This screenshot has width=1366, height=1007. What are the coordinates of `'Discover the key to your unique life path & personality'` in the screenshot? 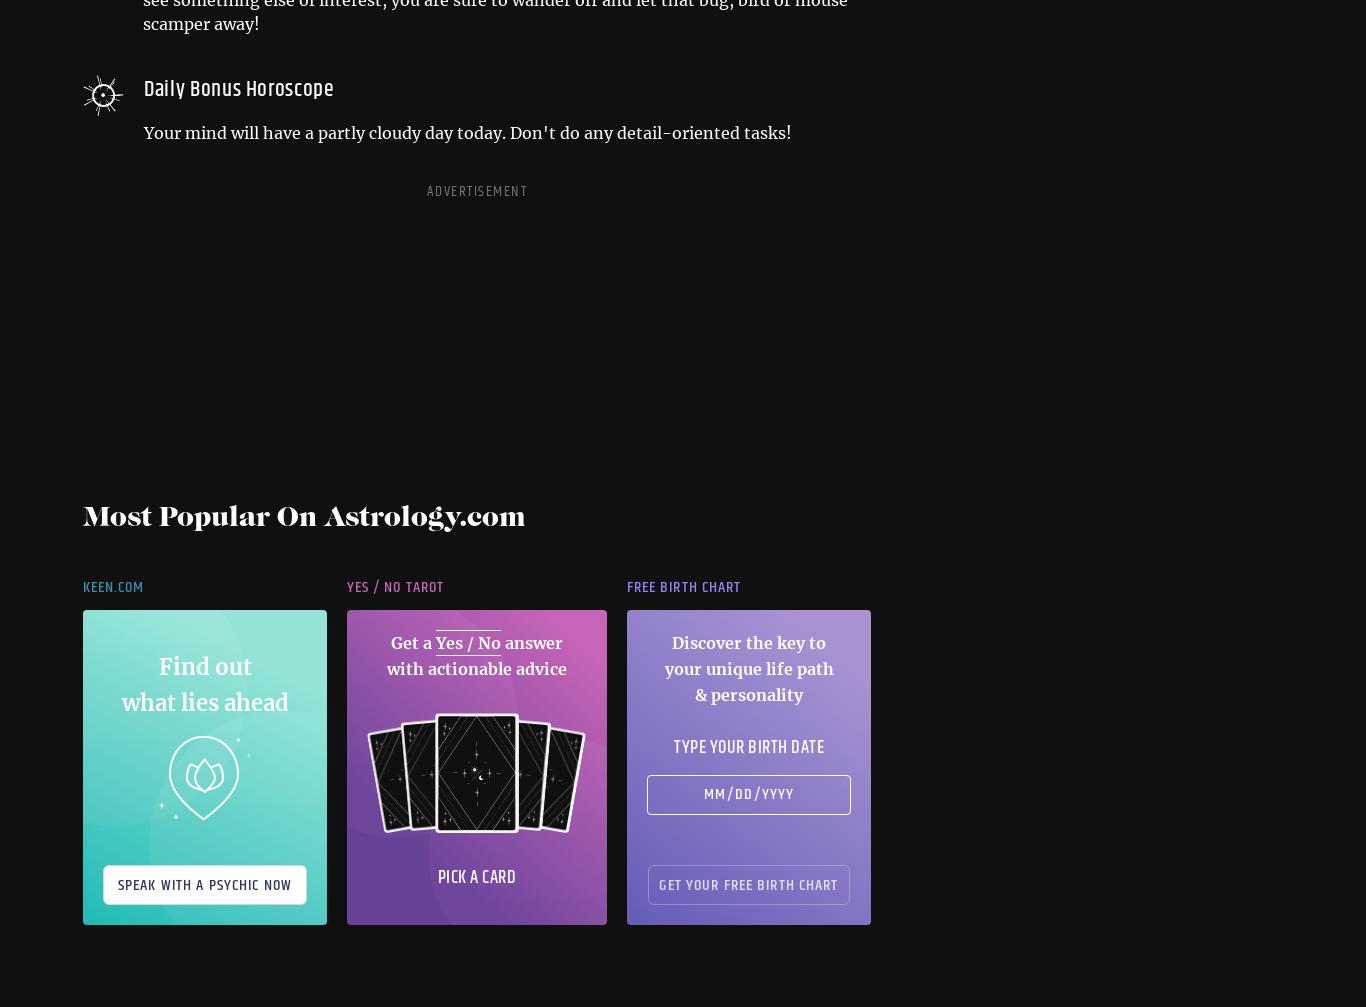 It's located at (748, 667).